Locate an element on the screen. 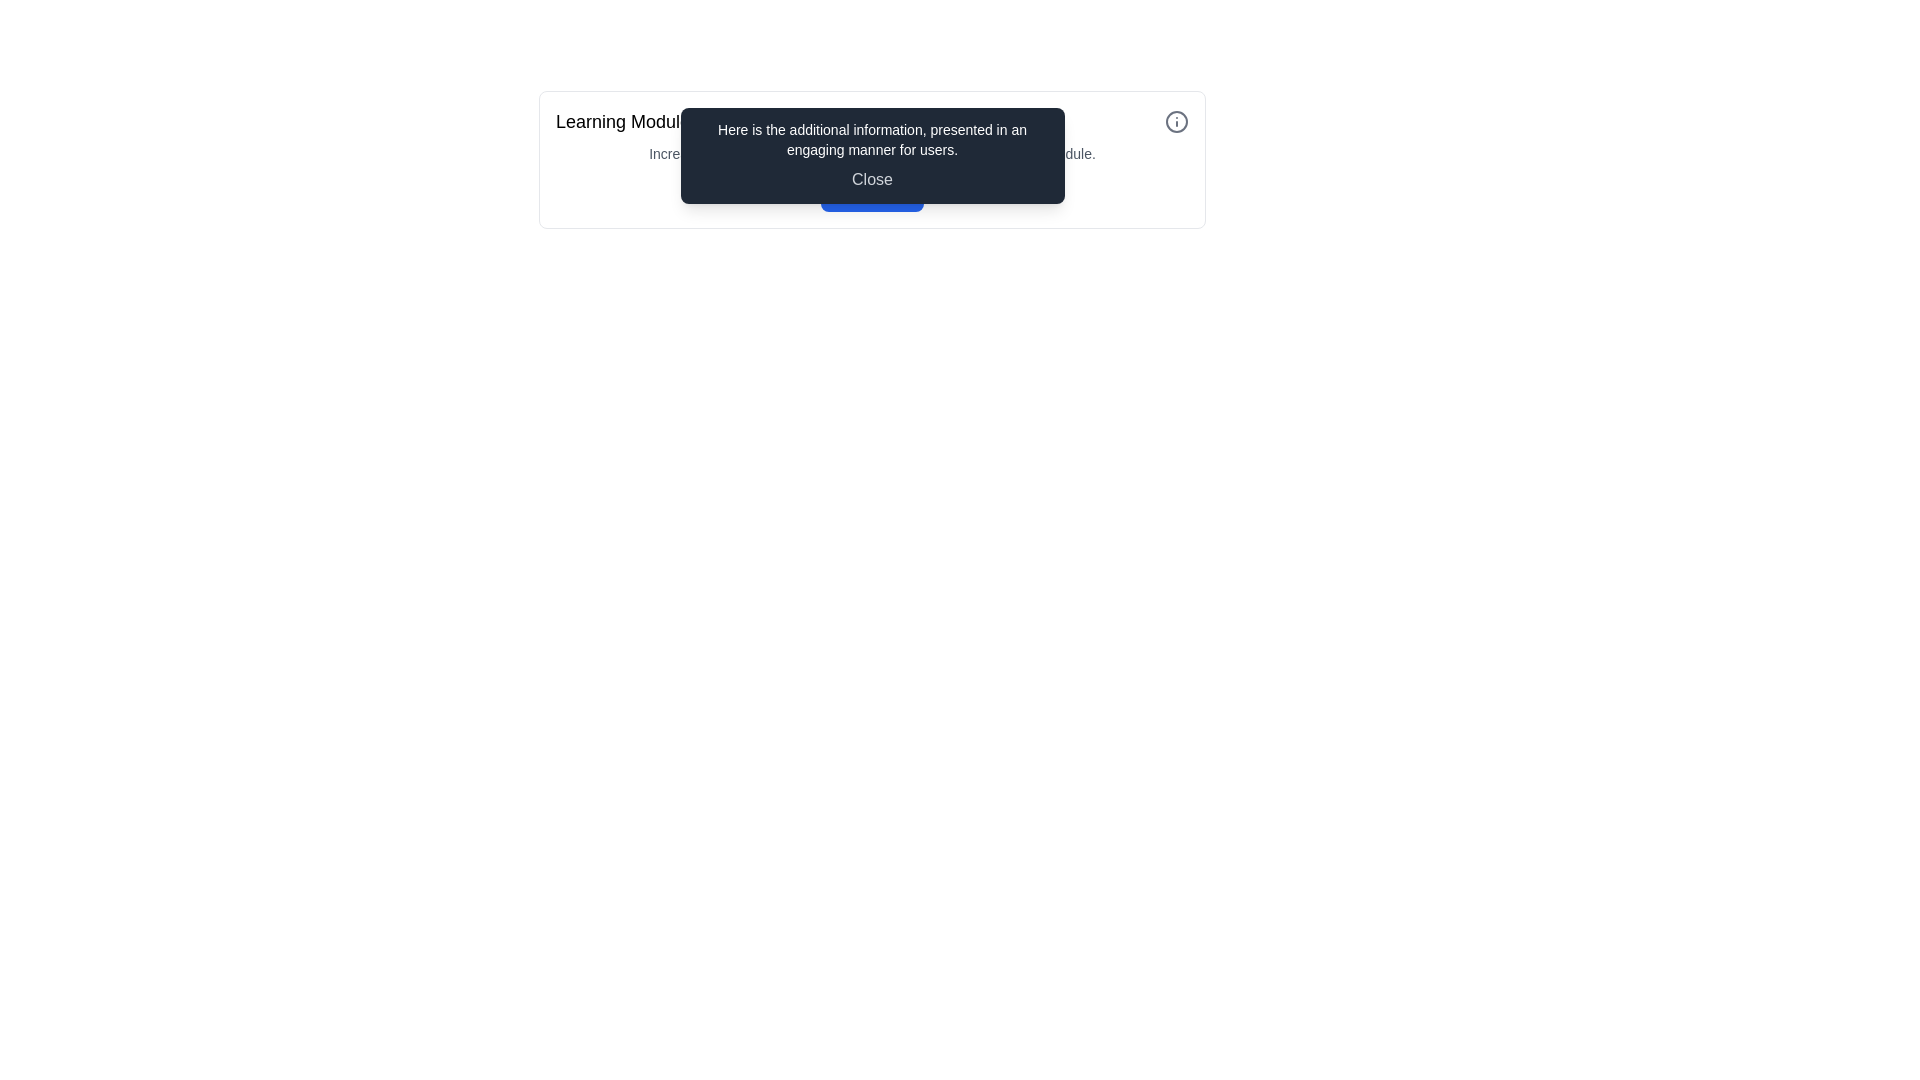 The image size is (1920, 1080). the informational popup window that displays additional details, positioned centrally below the 'Learning Module' header and above the 'Start Now' button is located at coordinates (872, 154).